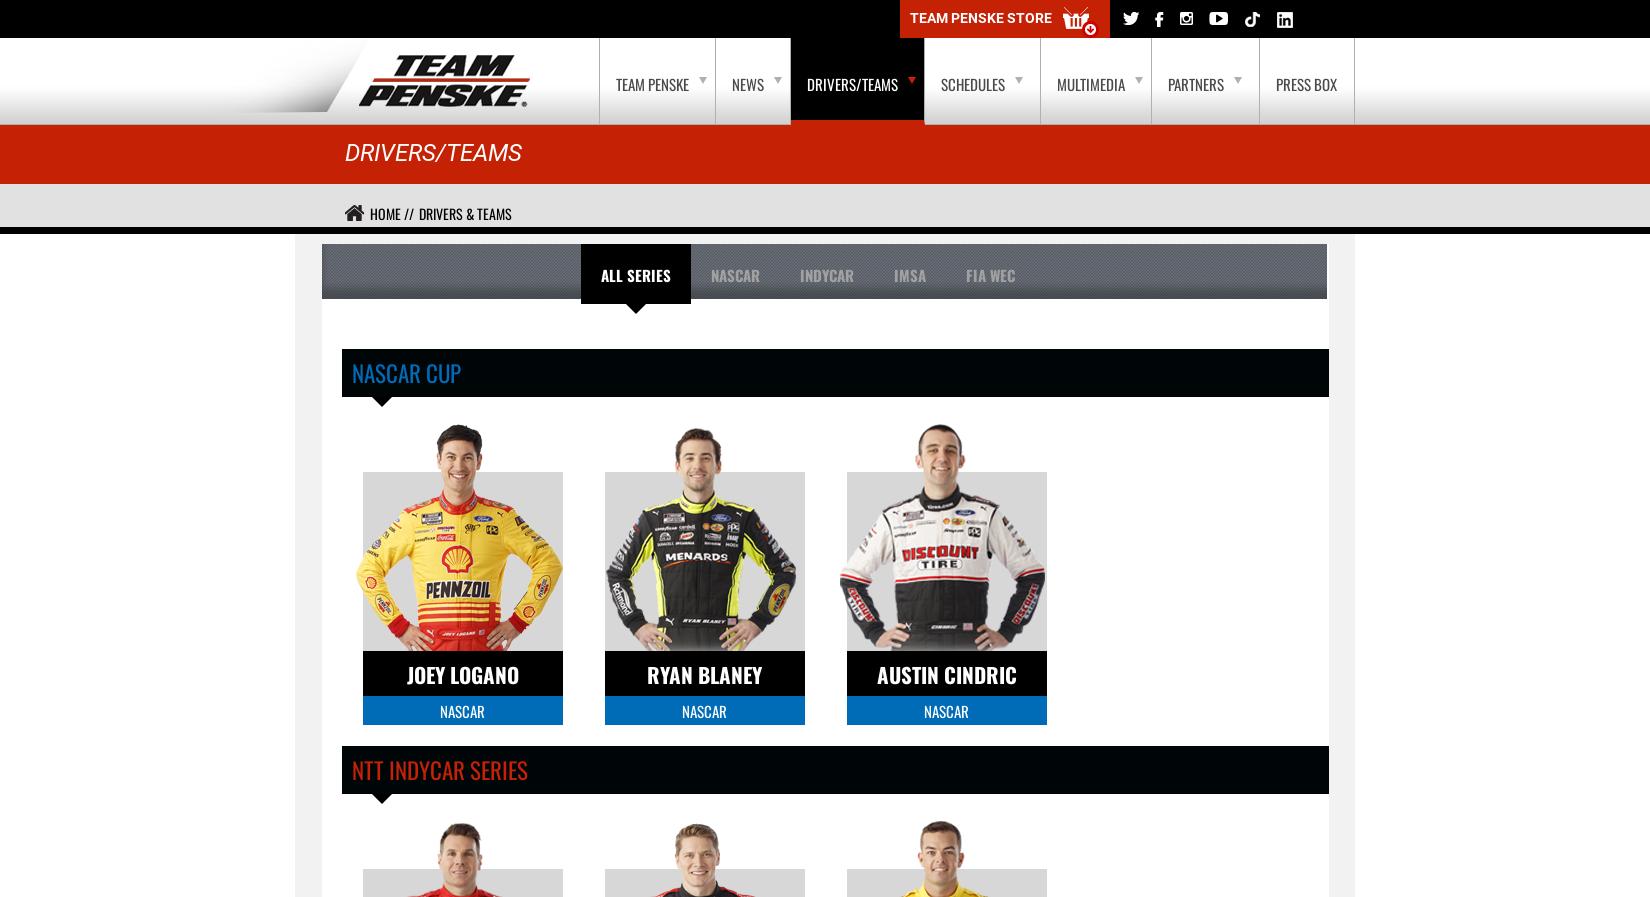 This screenshot has height=897, width=1650. Describe the element at coordinates (259, 18) in the screenshot. I see `'TikTok'` at that location.